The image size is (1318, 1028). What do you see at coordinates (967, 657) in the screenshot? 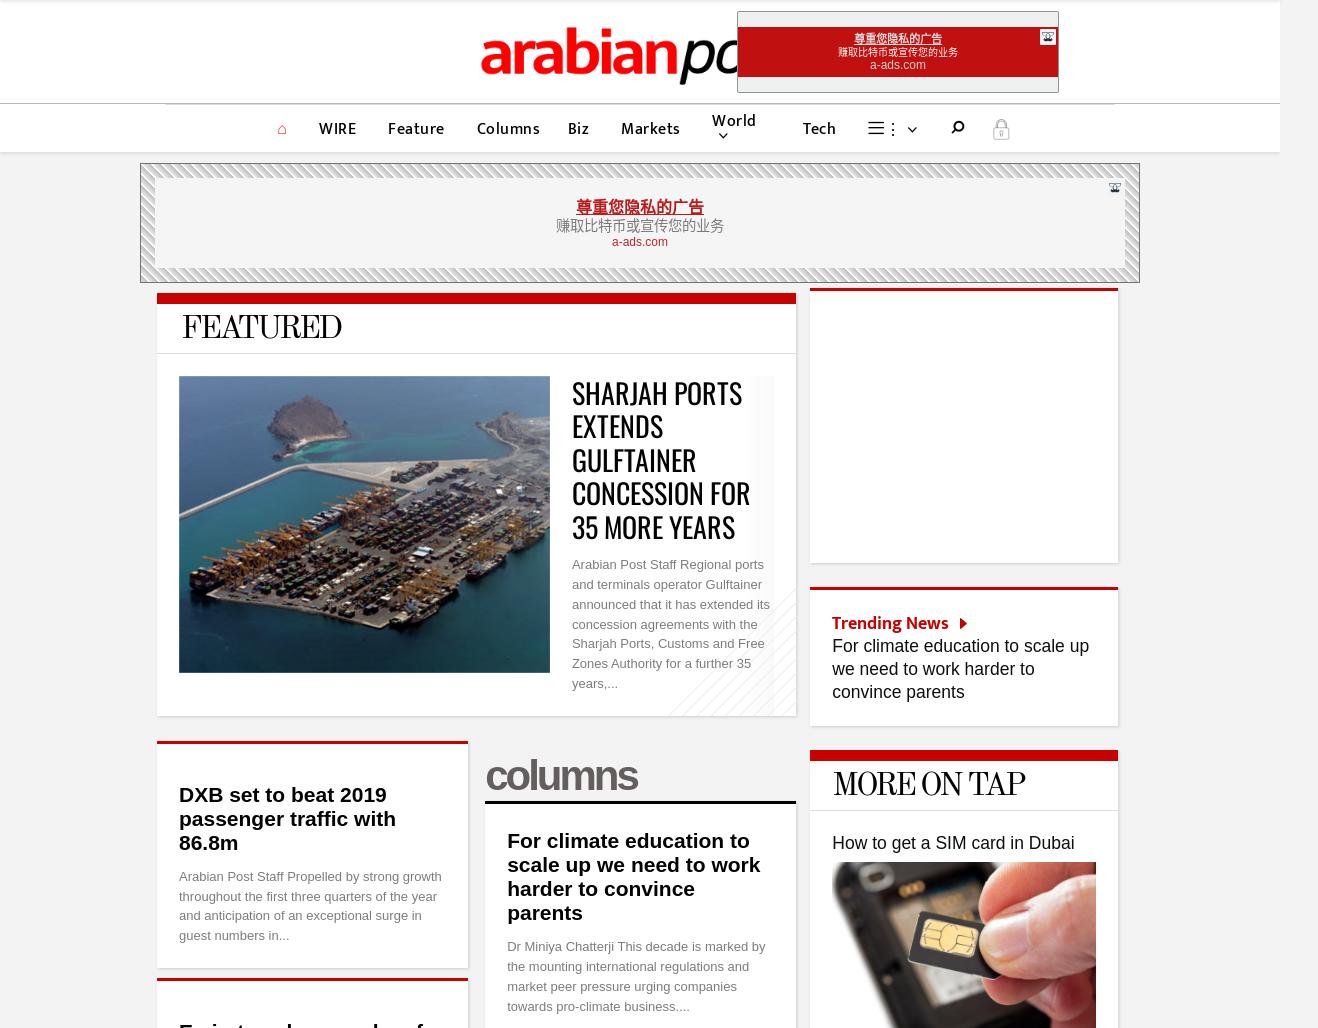
I see `'Chinese replay of Japan’s two lost decades'` at bounding box center [967, 657].